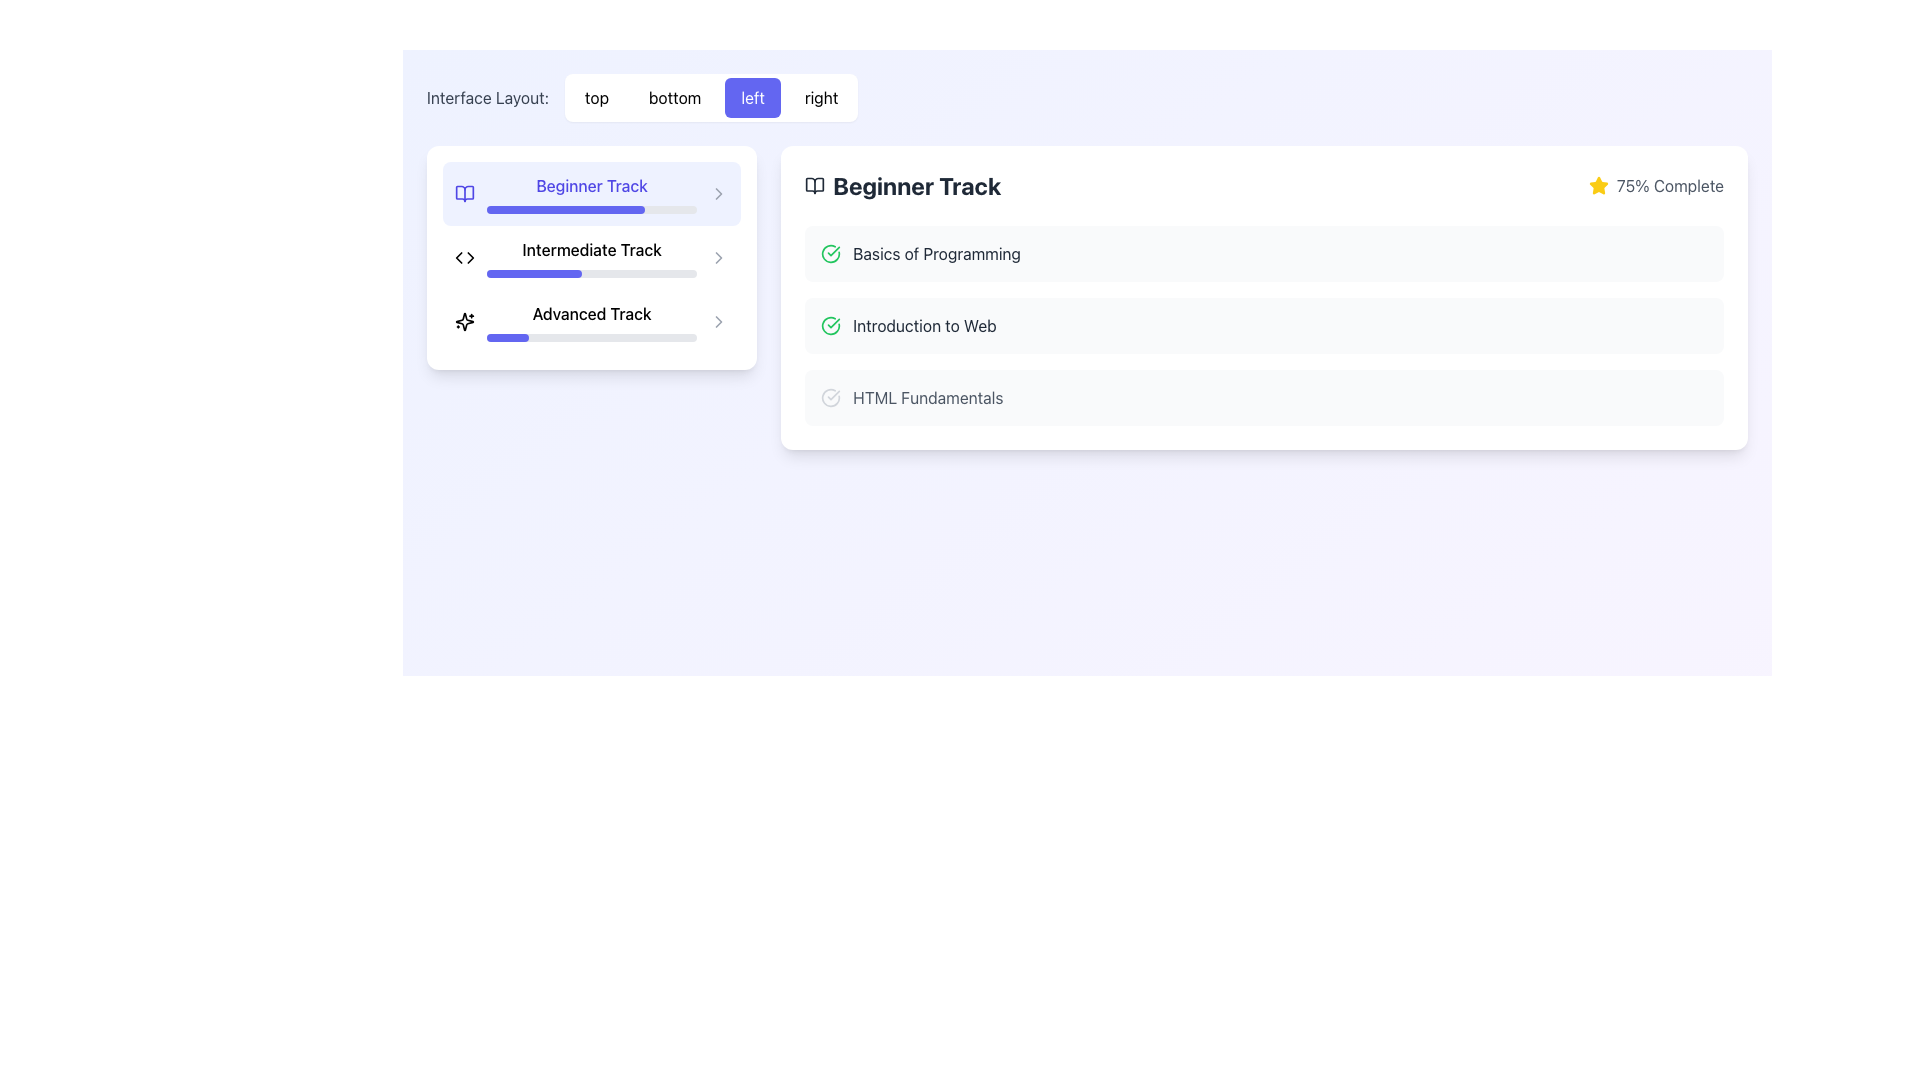 The width and height of the screenshot is (1920, 1080). I want to click on the icon located to the left of the '75% Complete' text in the top-right corner of the card to emphasize the associated progress information, so click(1597, 185).